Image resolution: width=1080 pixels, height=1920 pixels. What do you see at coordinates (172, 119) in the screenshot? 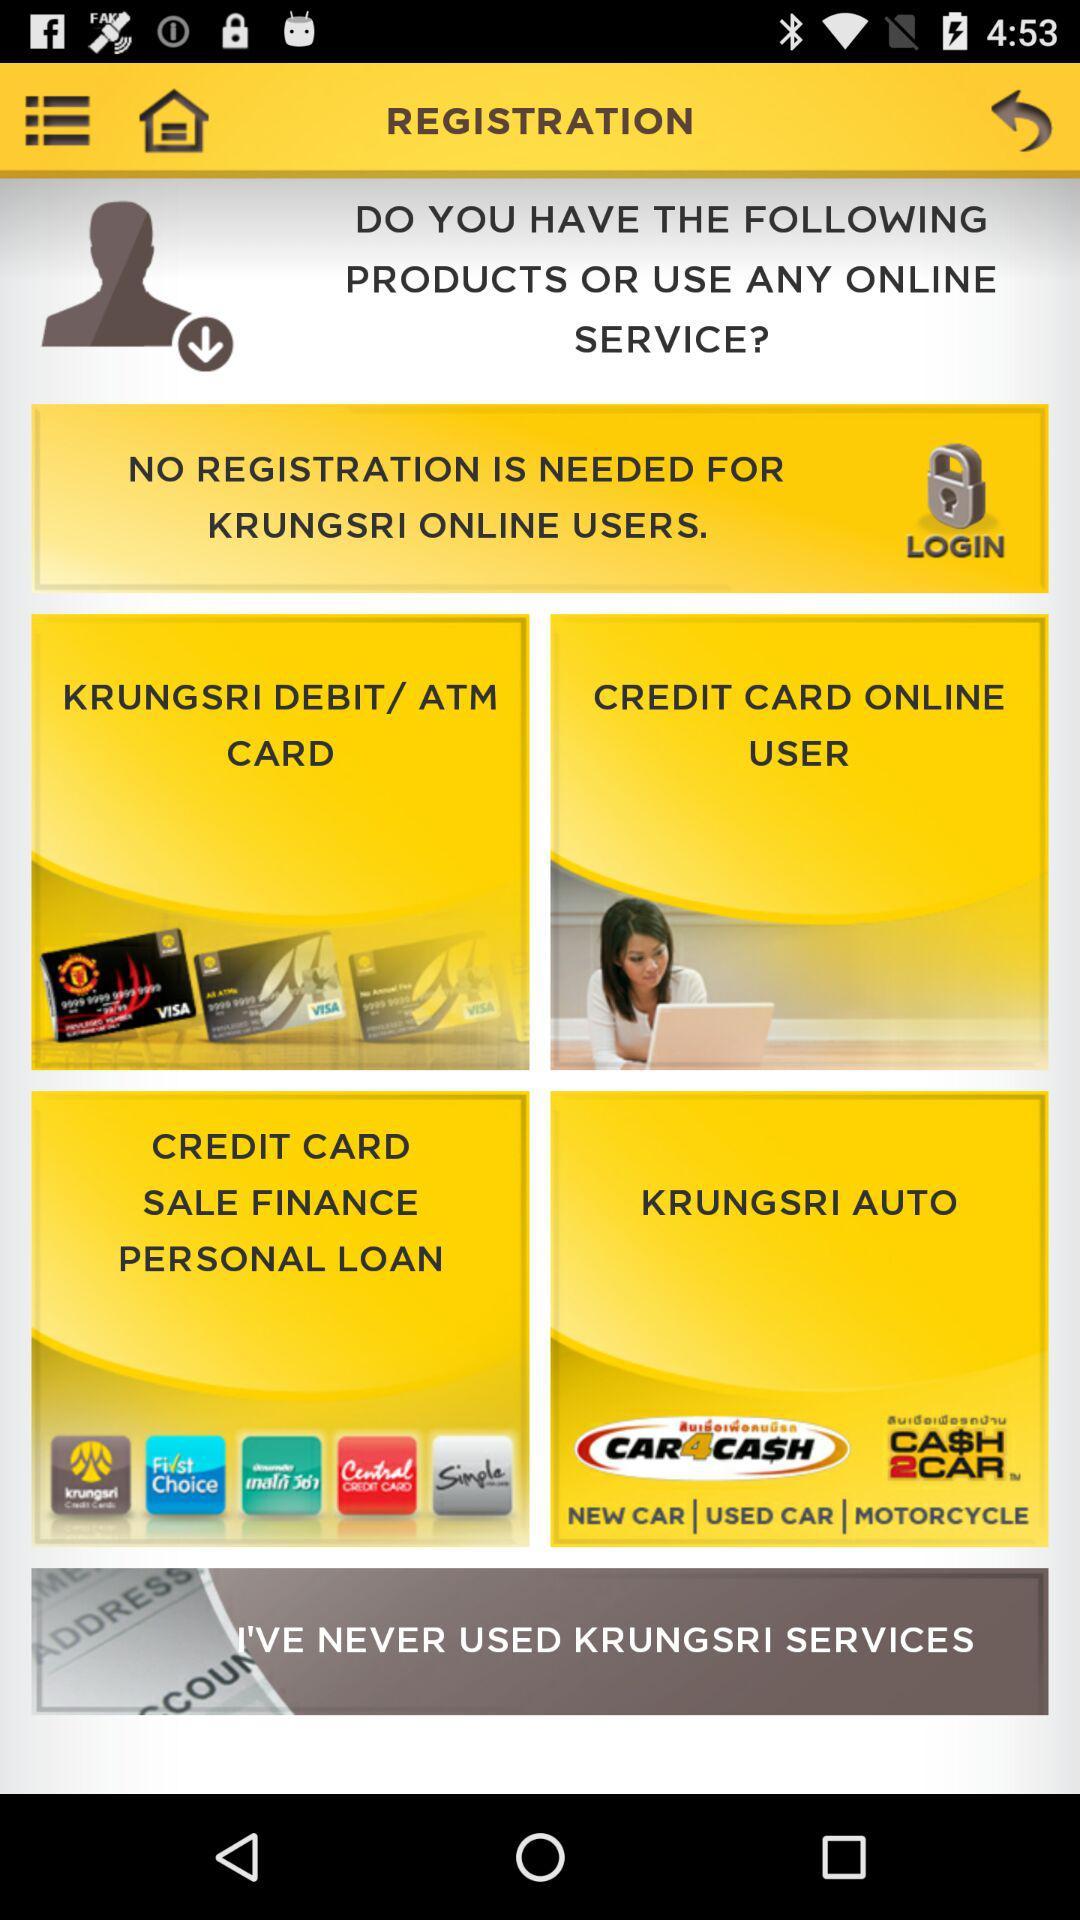
I see `tab to go home page toggle to home page` at bounding box center [172, 119].